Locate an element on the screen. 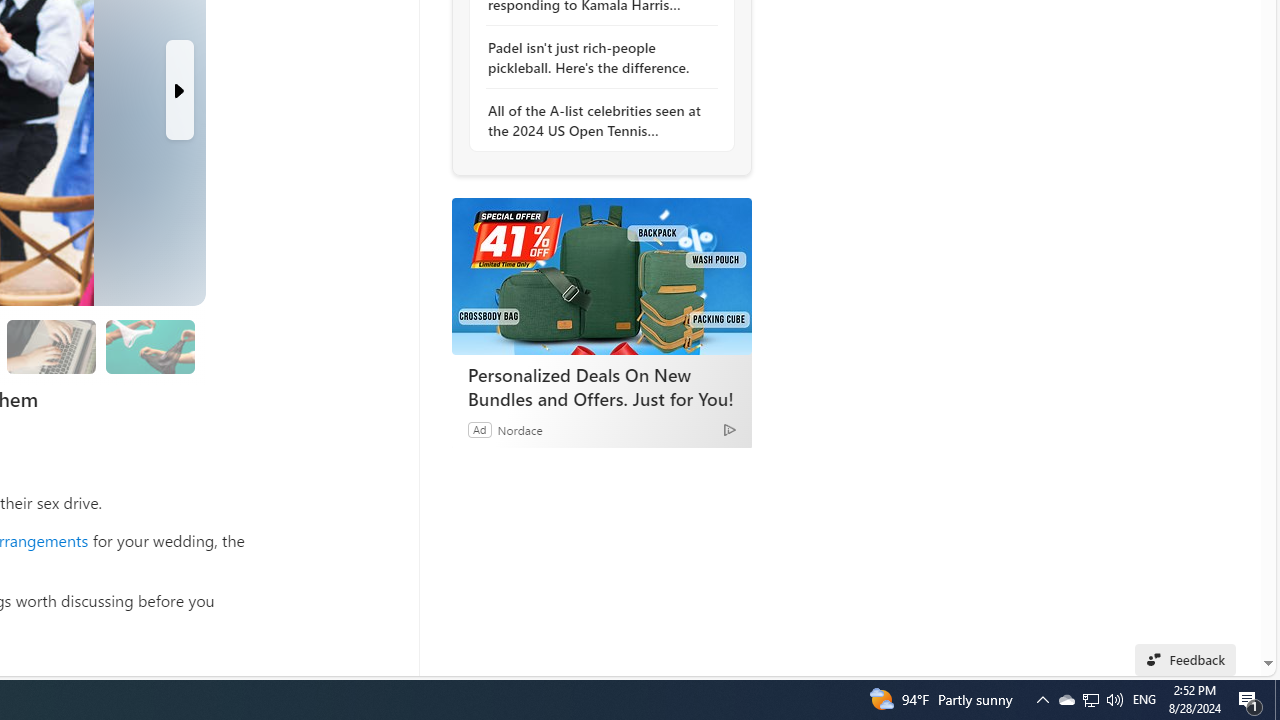 This screenshot has height=720, width=1280. 'Ad Choice' is located at coordinates (728, 428).